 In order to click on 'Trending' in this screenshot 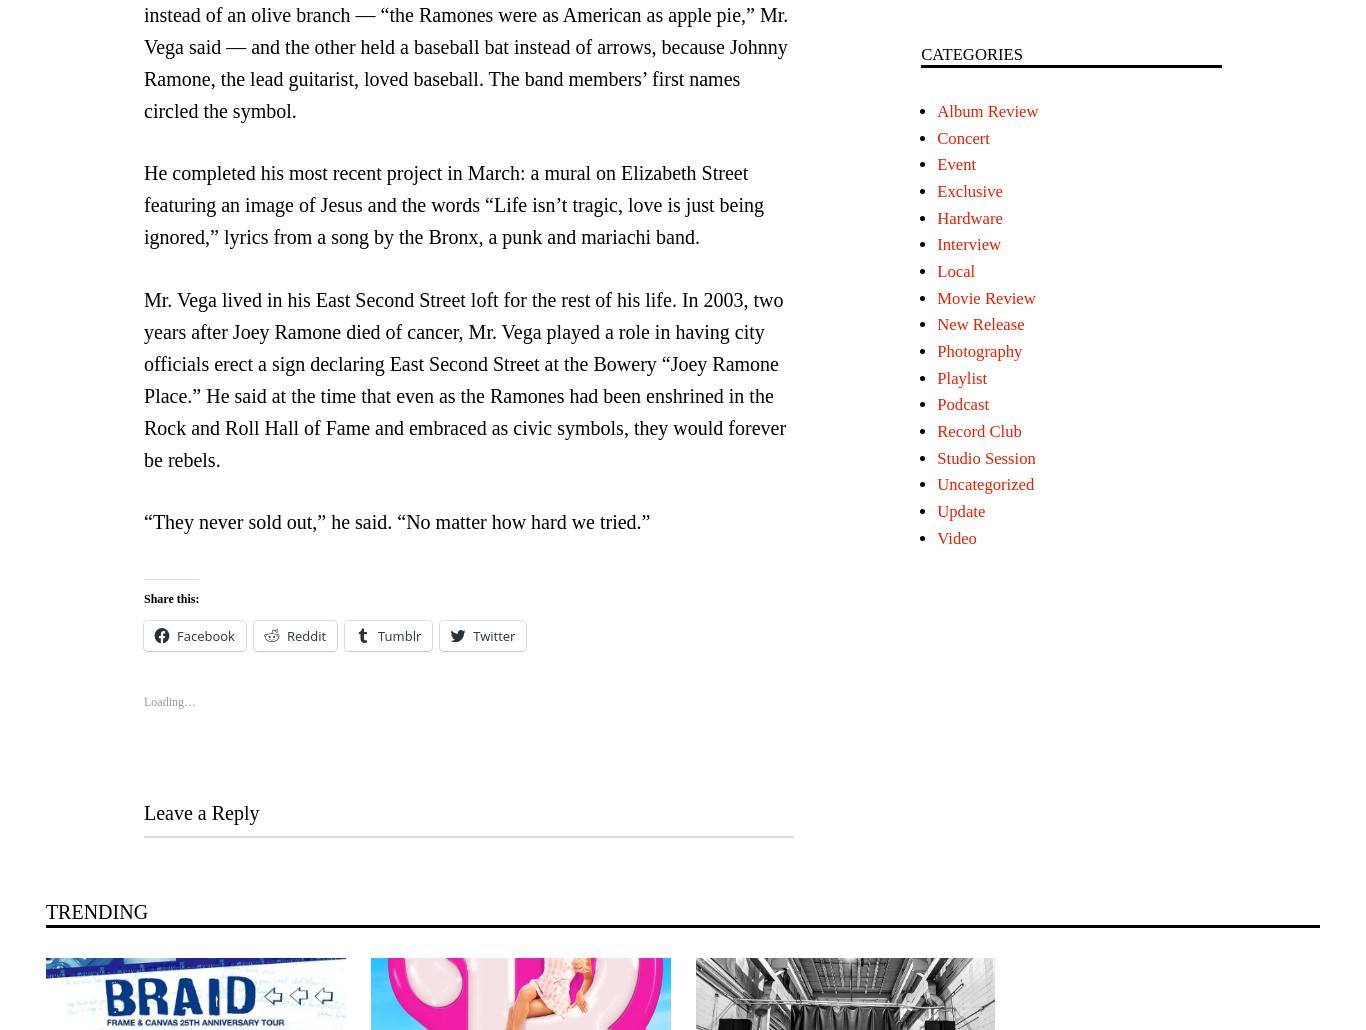, I will do `click(96, 911)`.